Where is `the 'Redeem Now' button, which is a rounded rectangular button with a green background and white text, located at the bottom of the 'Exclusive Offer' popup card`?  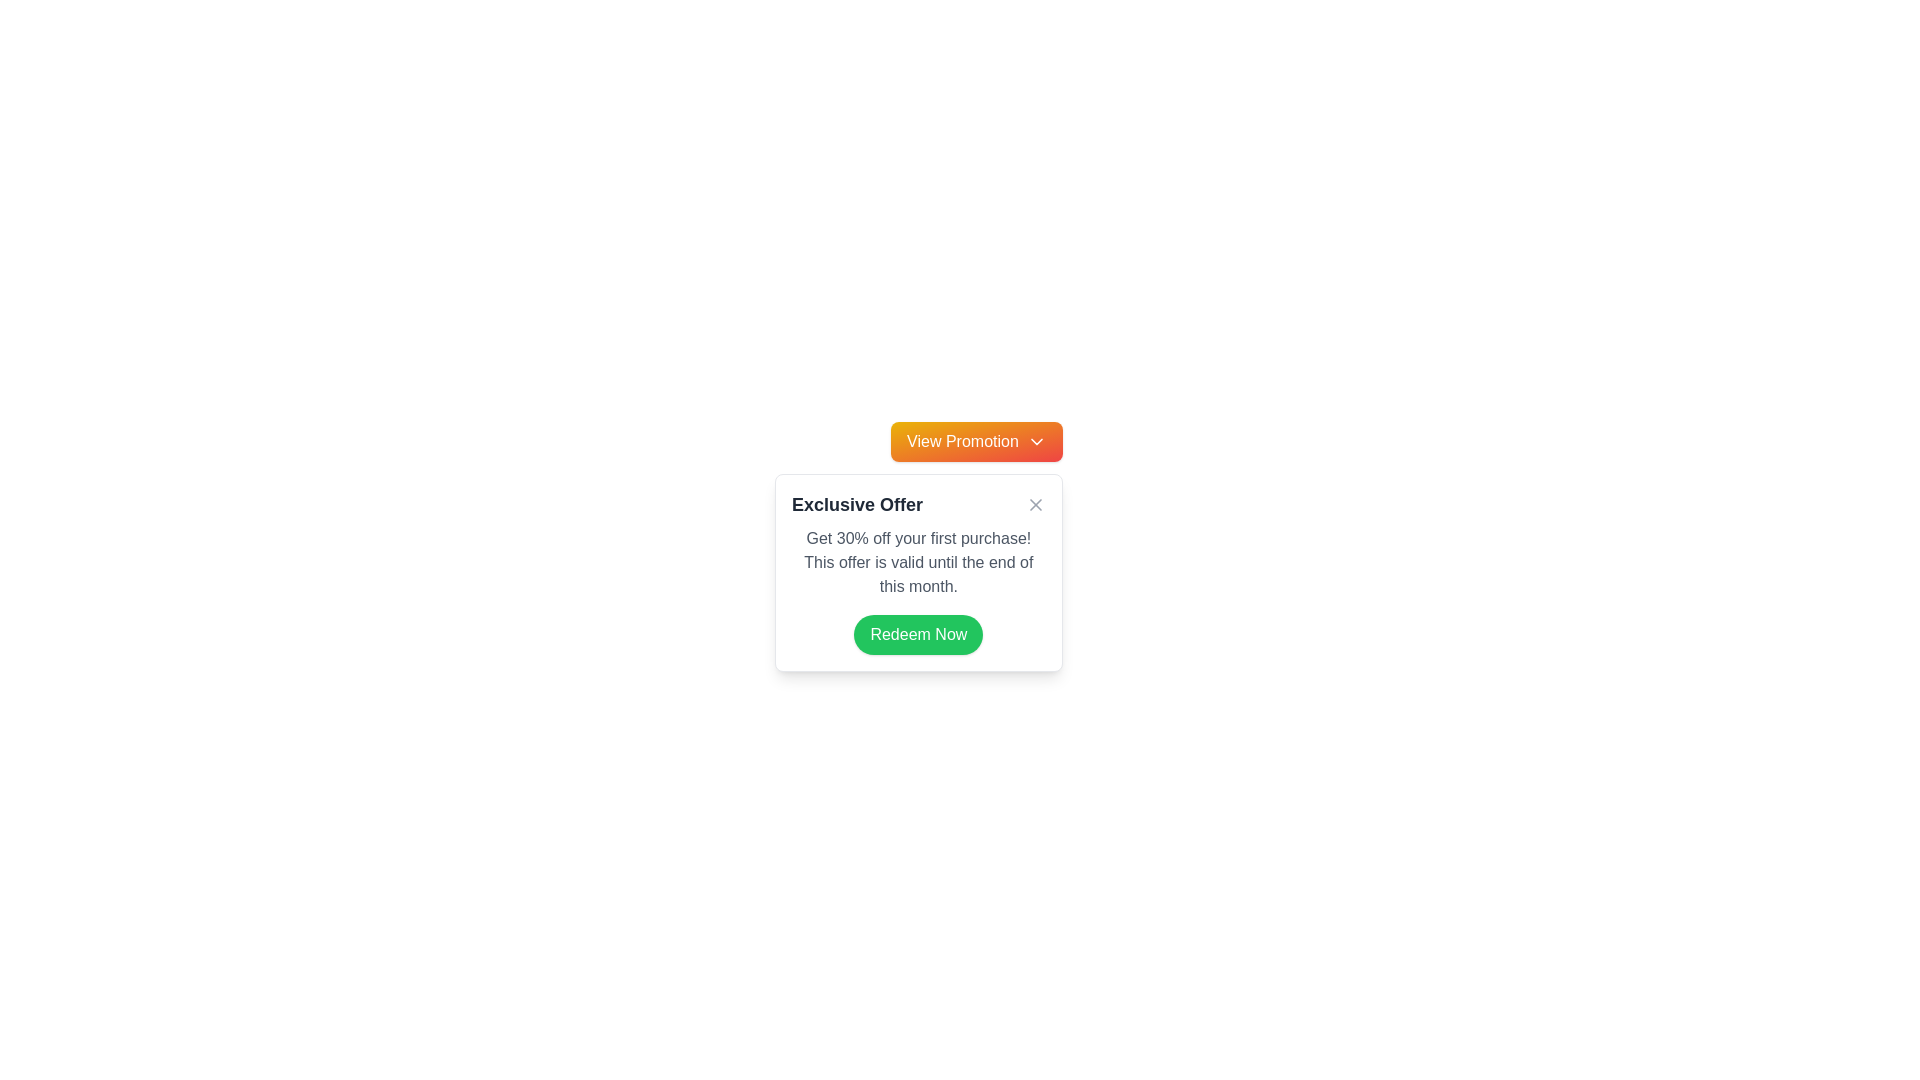 the 'Redeem Now' button, which is a rounded rectangular button with a green background and white text, located at the bottom of the 'Exclusive Offer' popup card is located at coordinates (917, 635).